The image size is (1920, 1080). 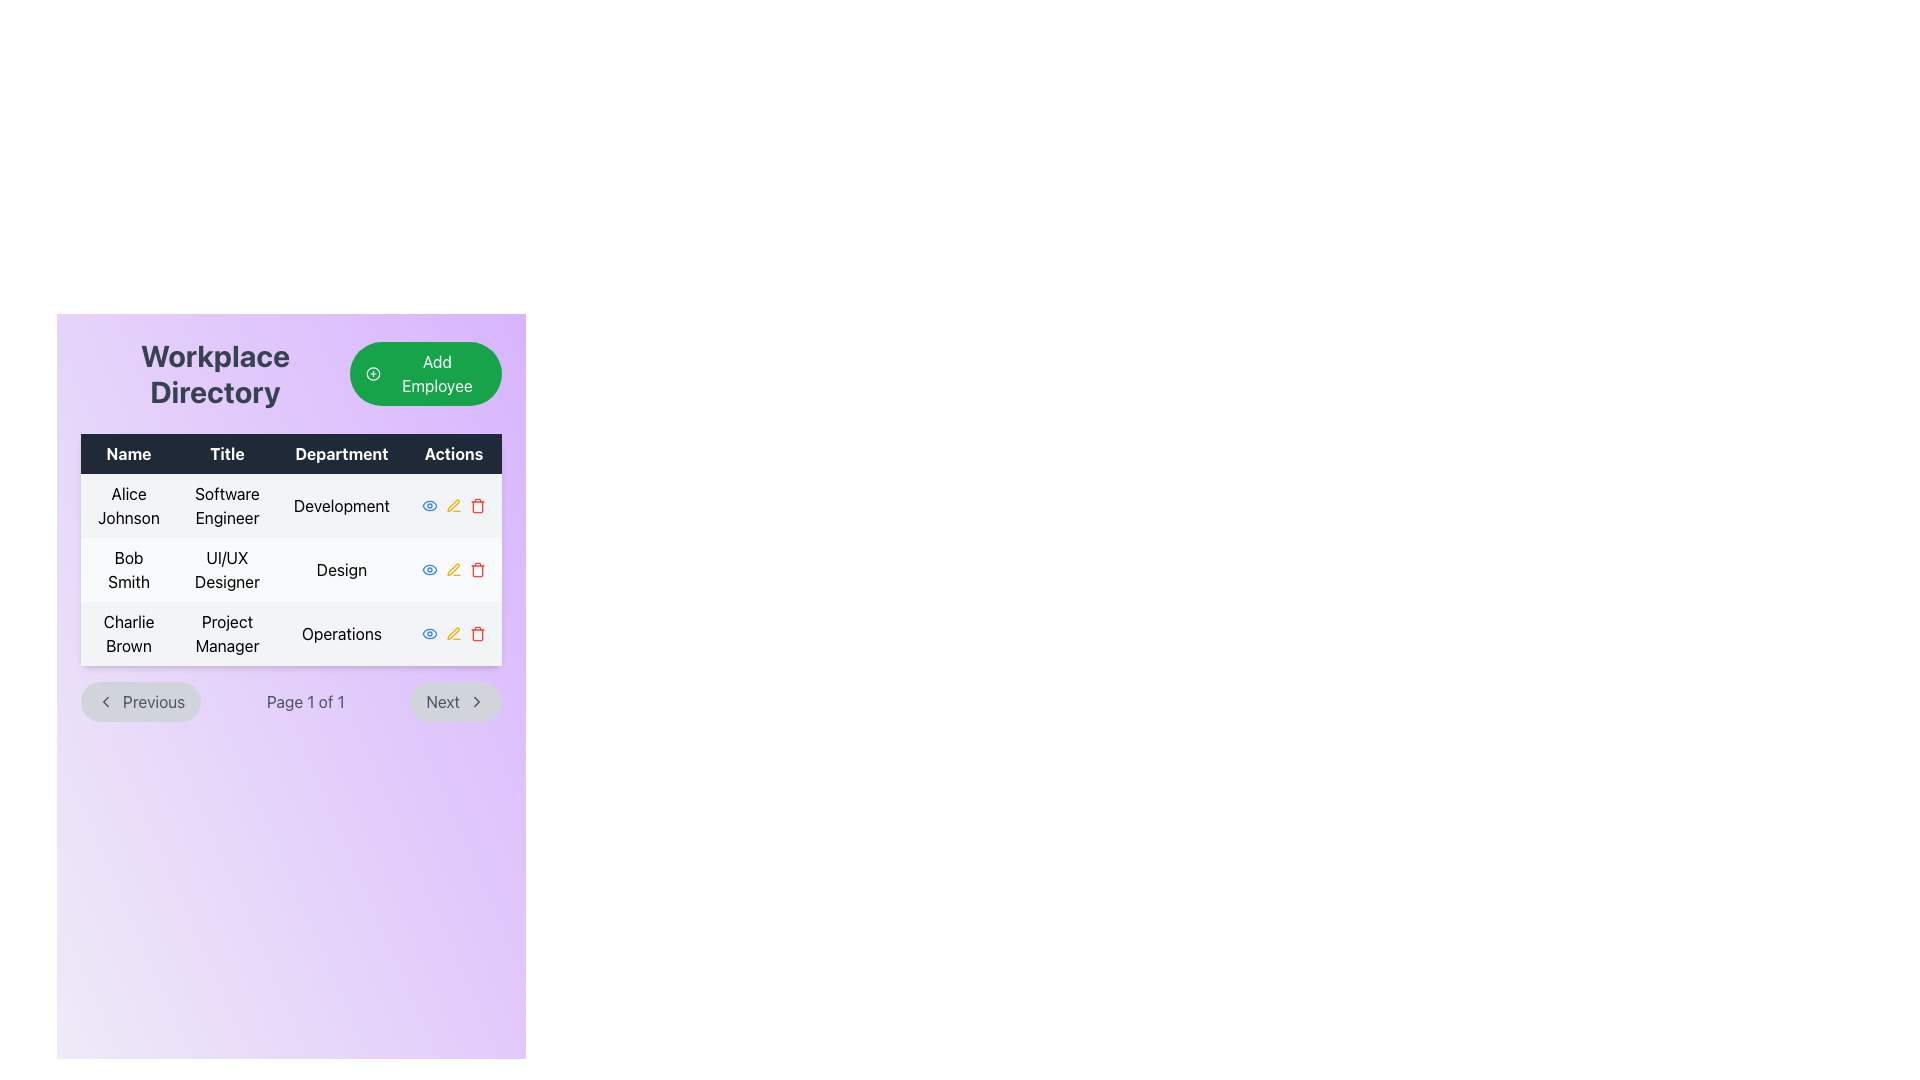 I want to click on the table header item labeled 'Department', which is the third heading in a row between 'Title' and 'Actions', displayed in bold white text within a dark header bar, so click(x=341, y=454).